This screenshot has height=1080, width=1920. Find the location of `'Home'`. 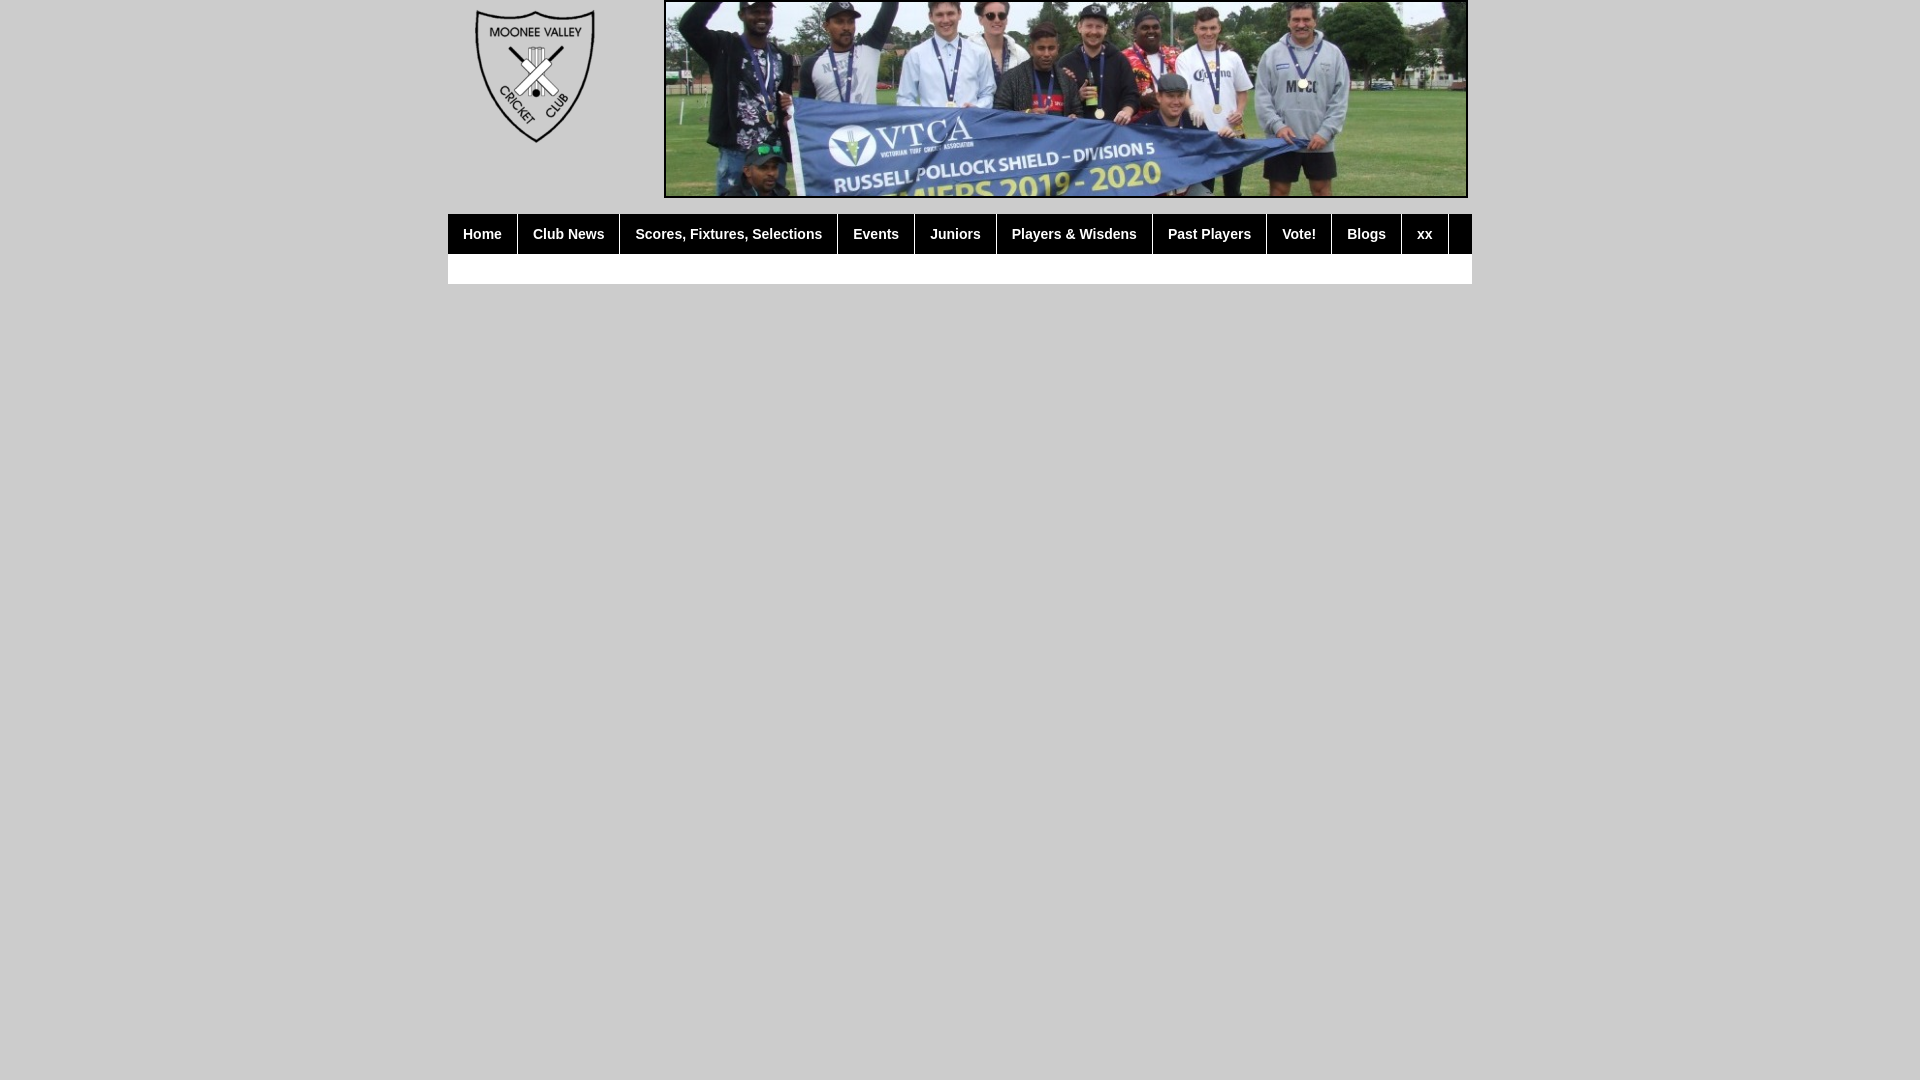

'Home' is located at coordinates (483, 233).